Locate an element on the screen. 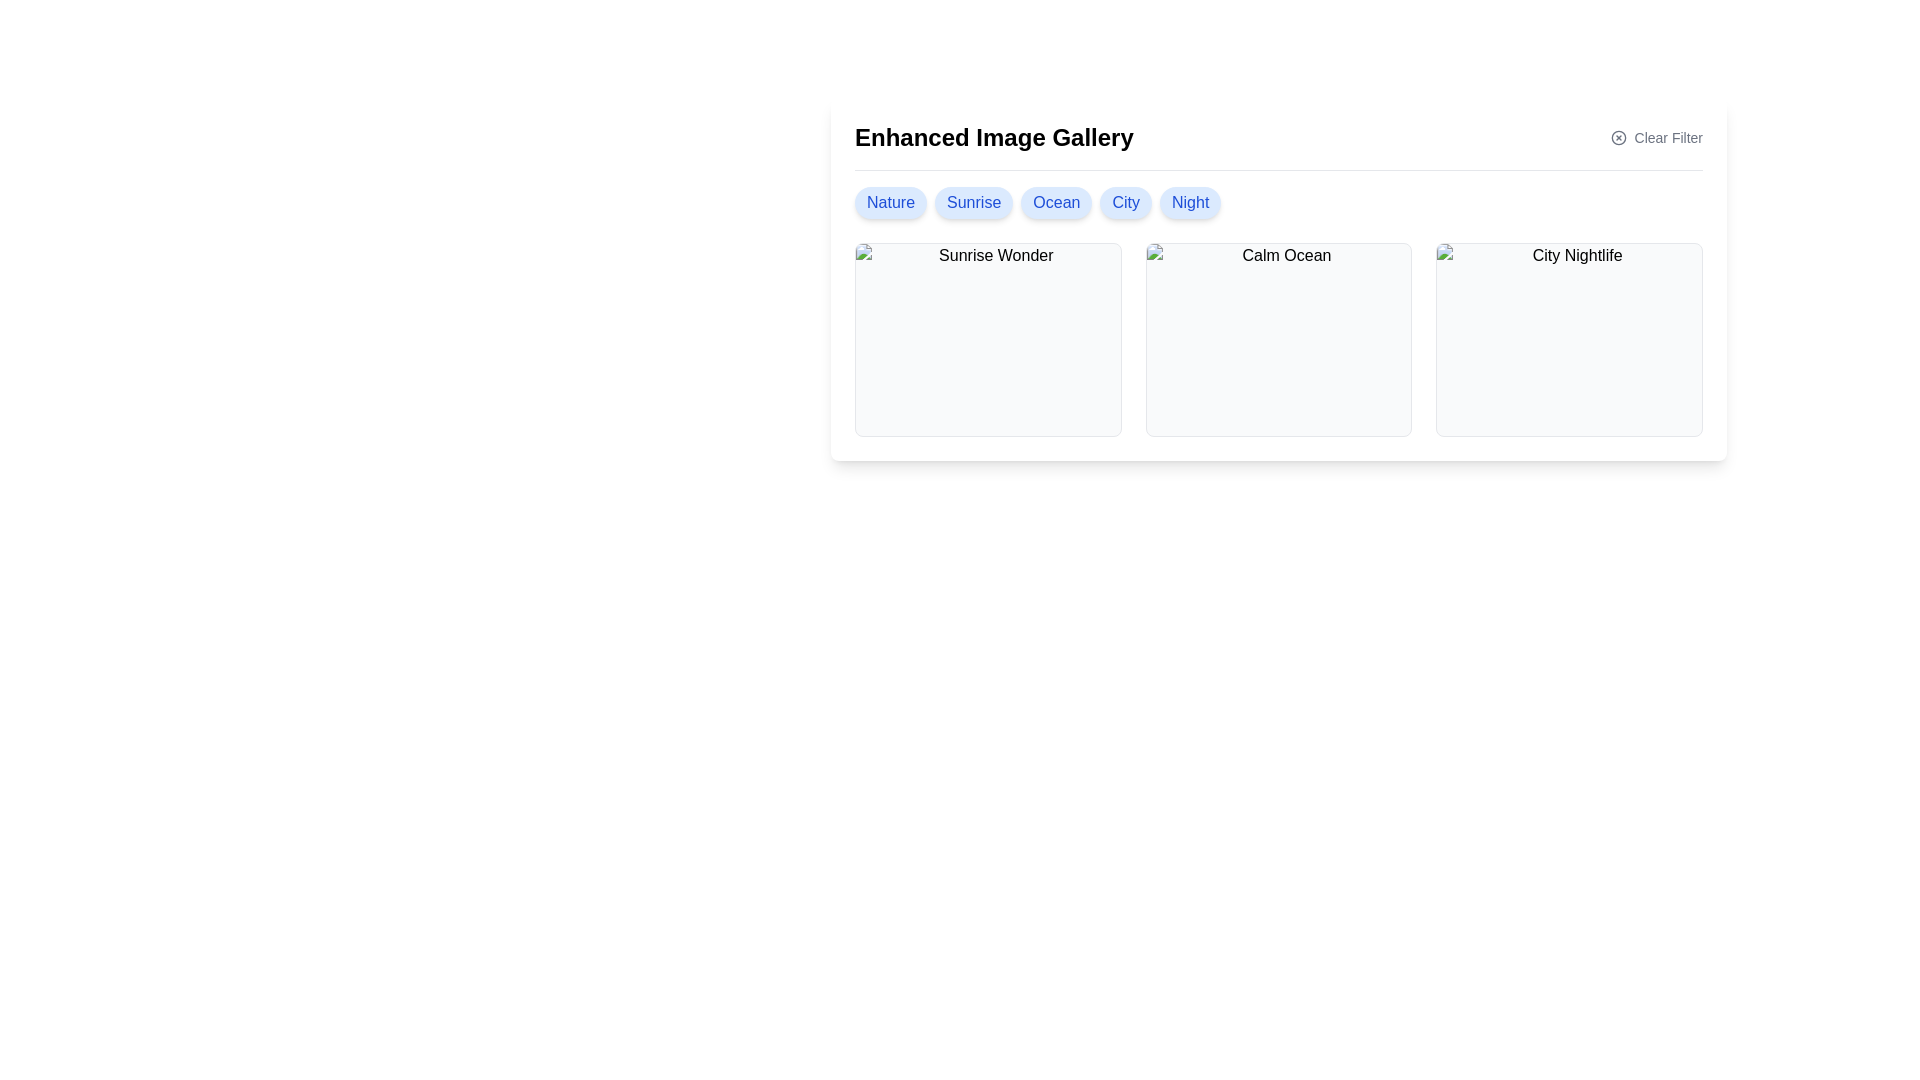  the 'City' themed button, which is the fourth button in a horizontal group of five is located at coordinates (1126, 203).